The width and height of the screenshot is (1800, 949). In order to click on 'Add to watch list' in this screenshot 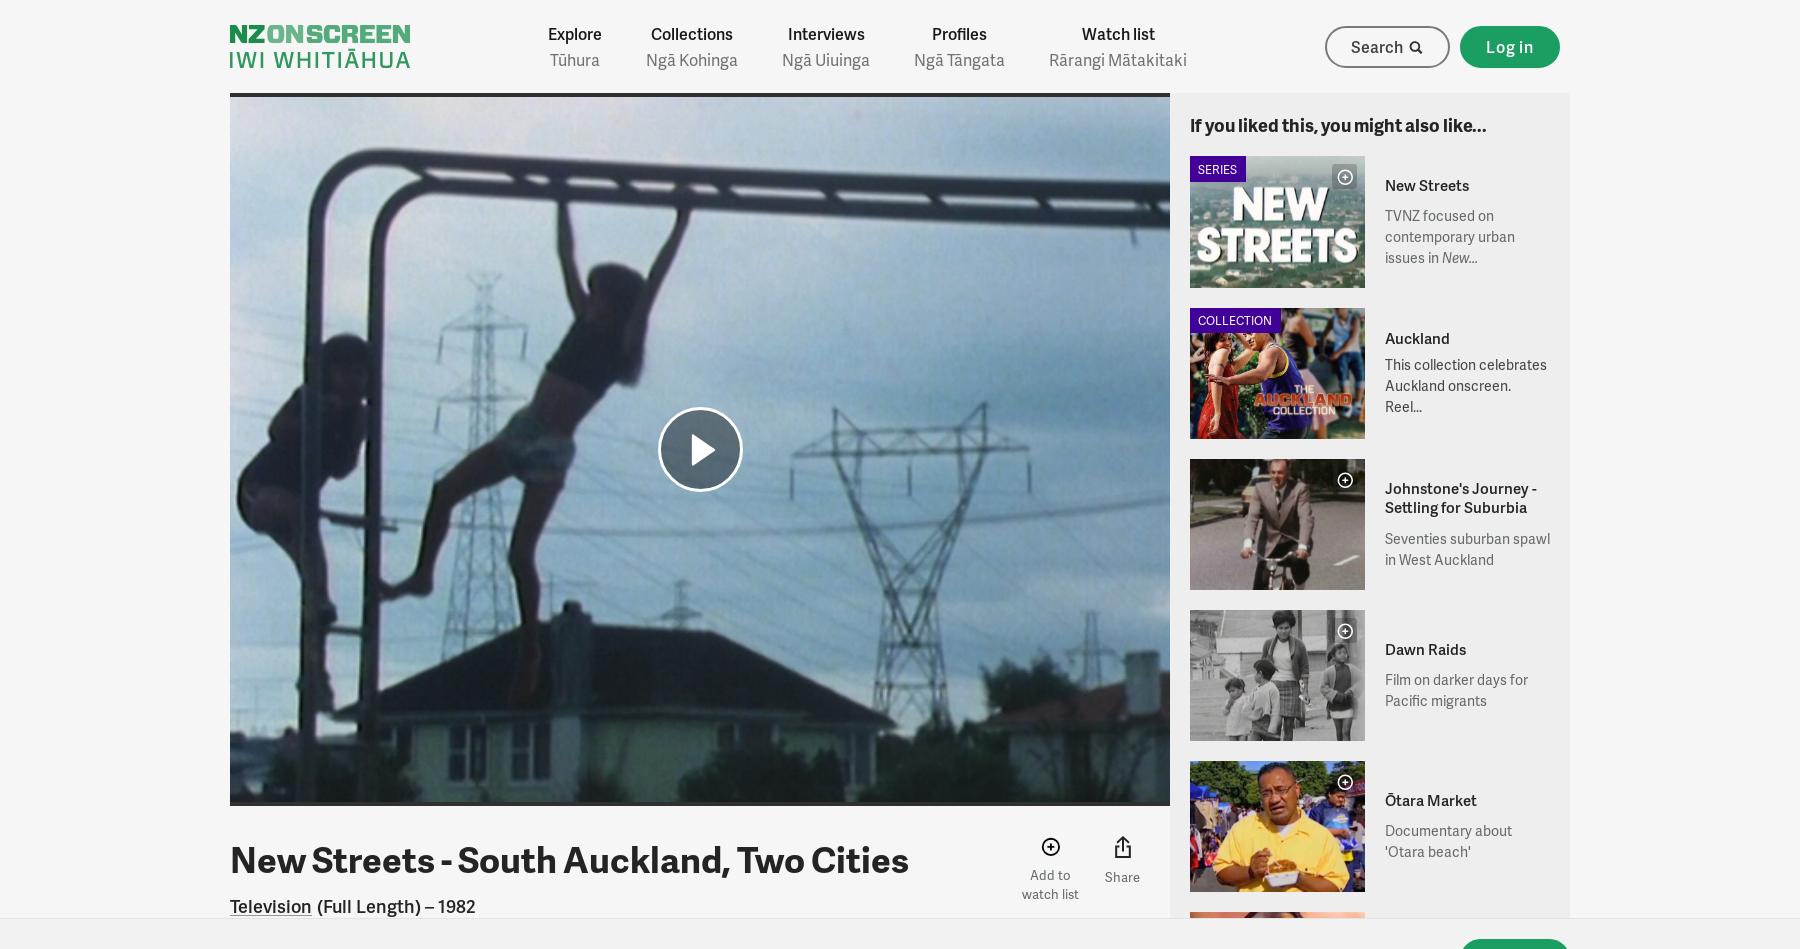, I will do `click(1049, 882)`.